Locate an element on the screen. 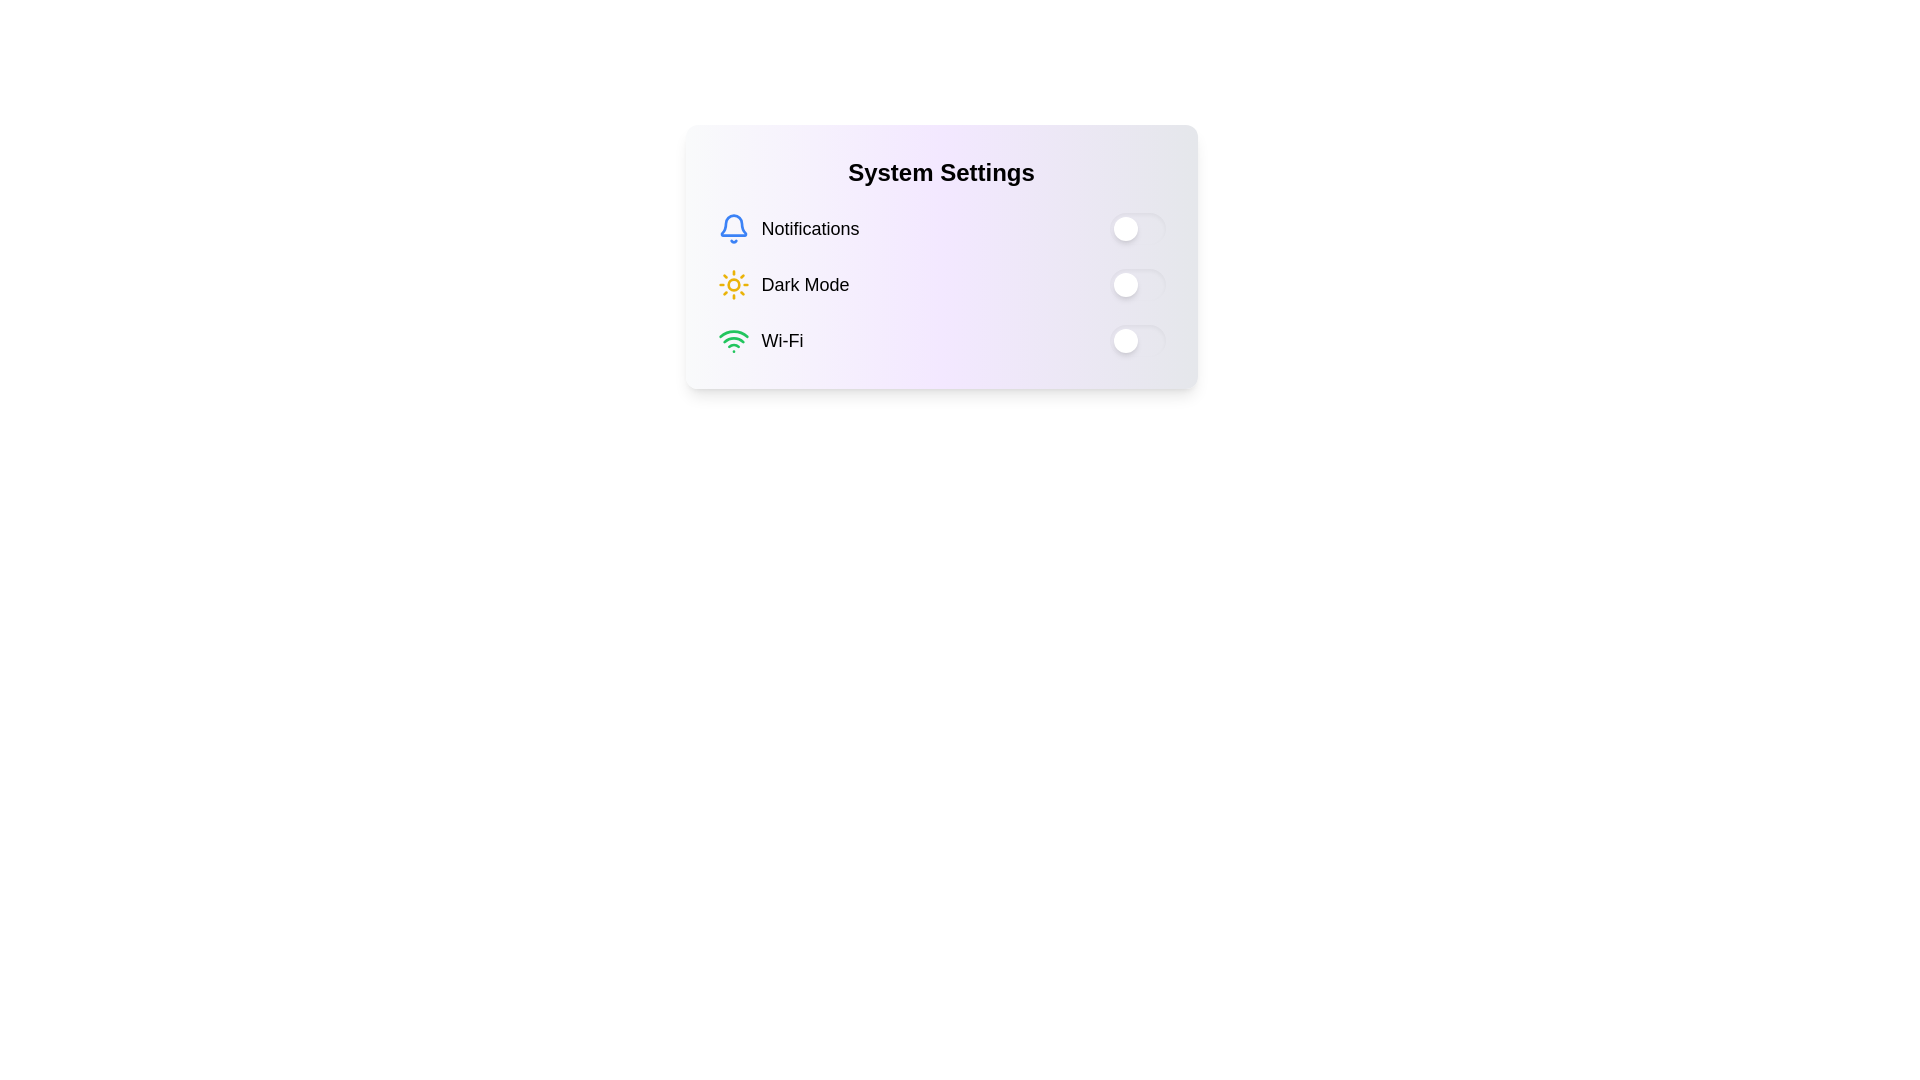 This screenshot has width=1920, height=1080. the sun-shaped icon located to the left of the 'Dark Mode' label, which features a circular center and sharp, yellow rays is located at coordinates (732, 285).